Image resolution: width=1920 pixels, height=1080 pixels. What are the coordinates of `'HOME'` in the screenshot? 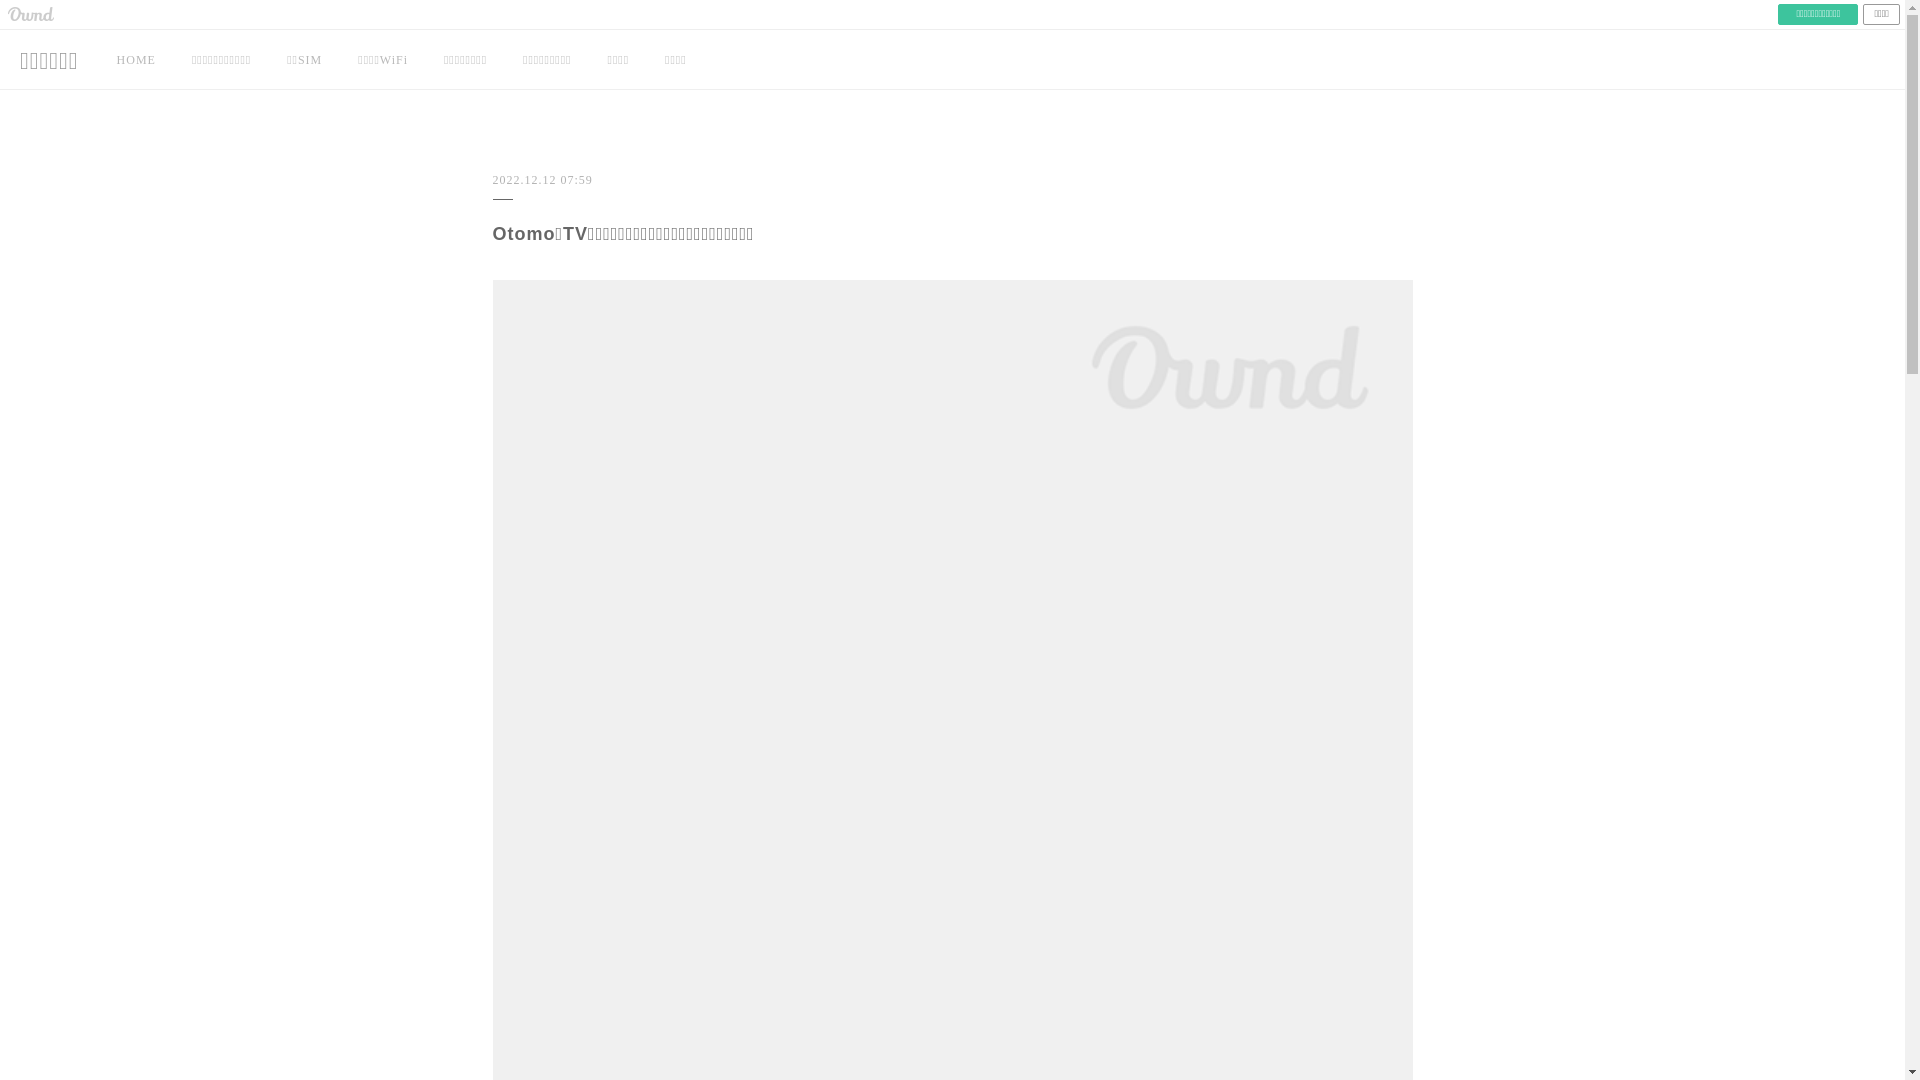 It's located at (135, 59).